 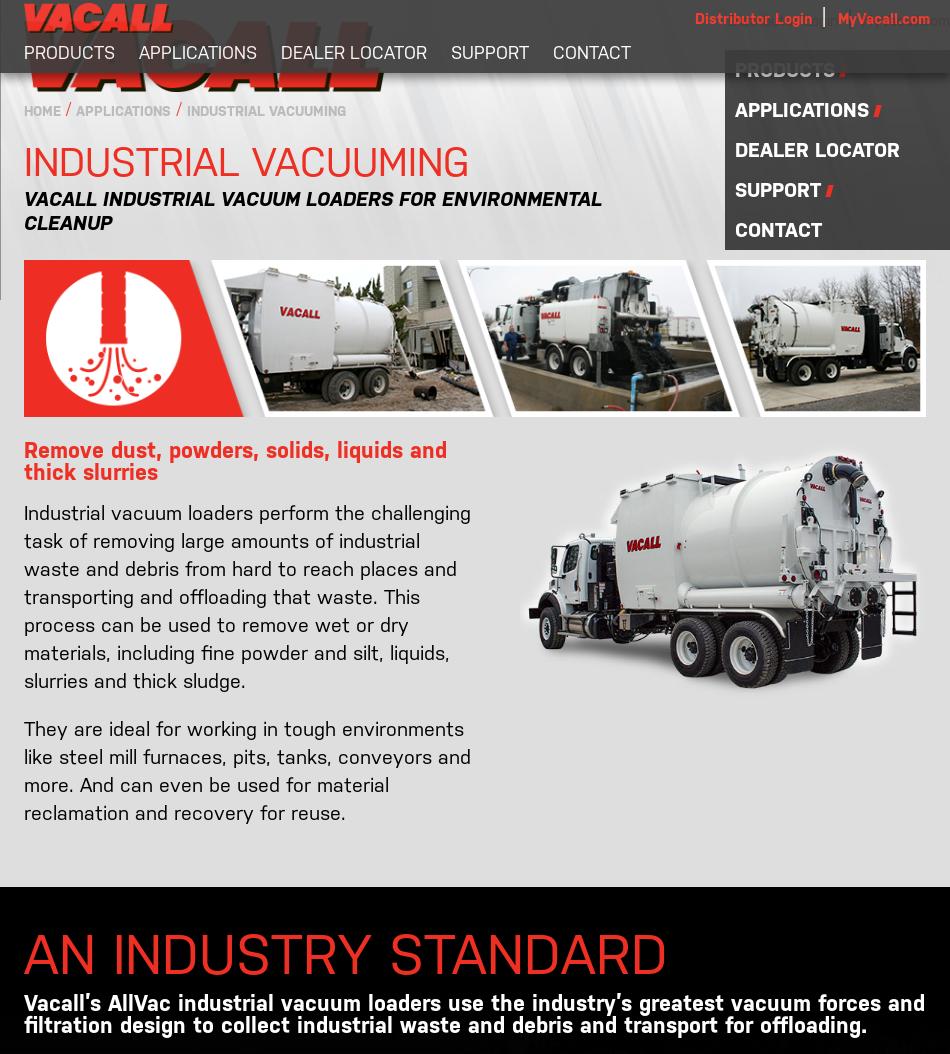 I want to click on 'Catch Basin Cleaners', so click(x=121, y=188).